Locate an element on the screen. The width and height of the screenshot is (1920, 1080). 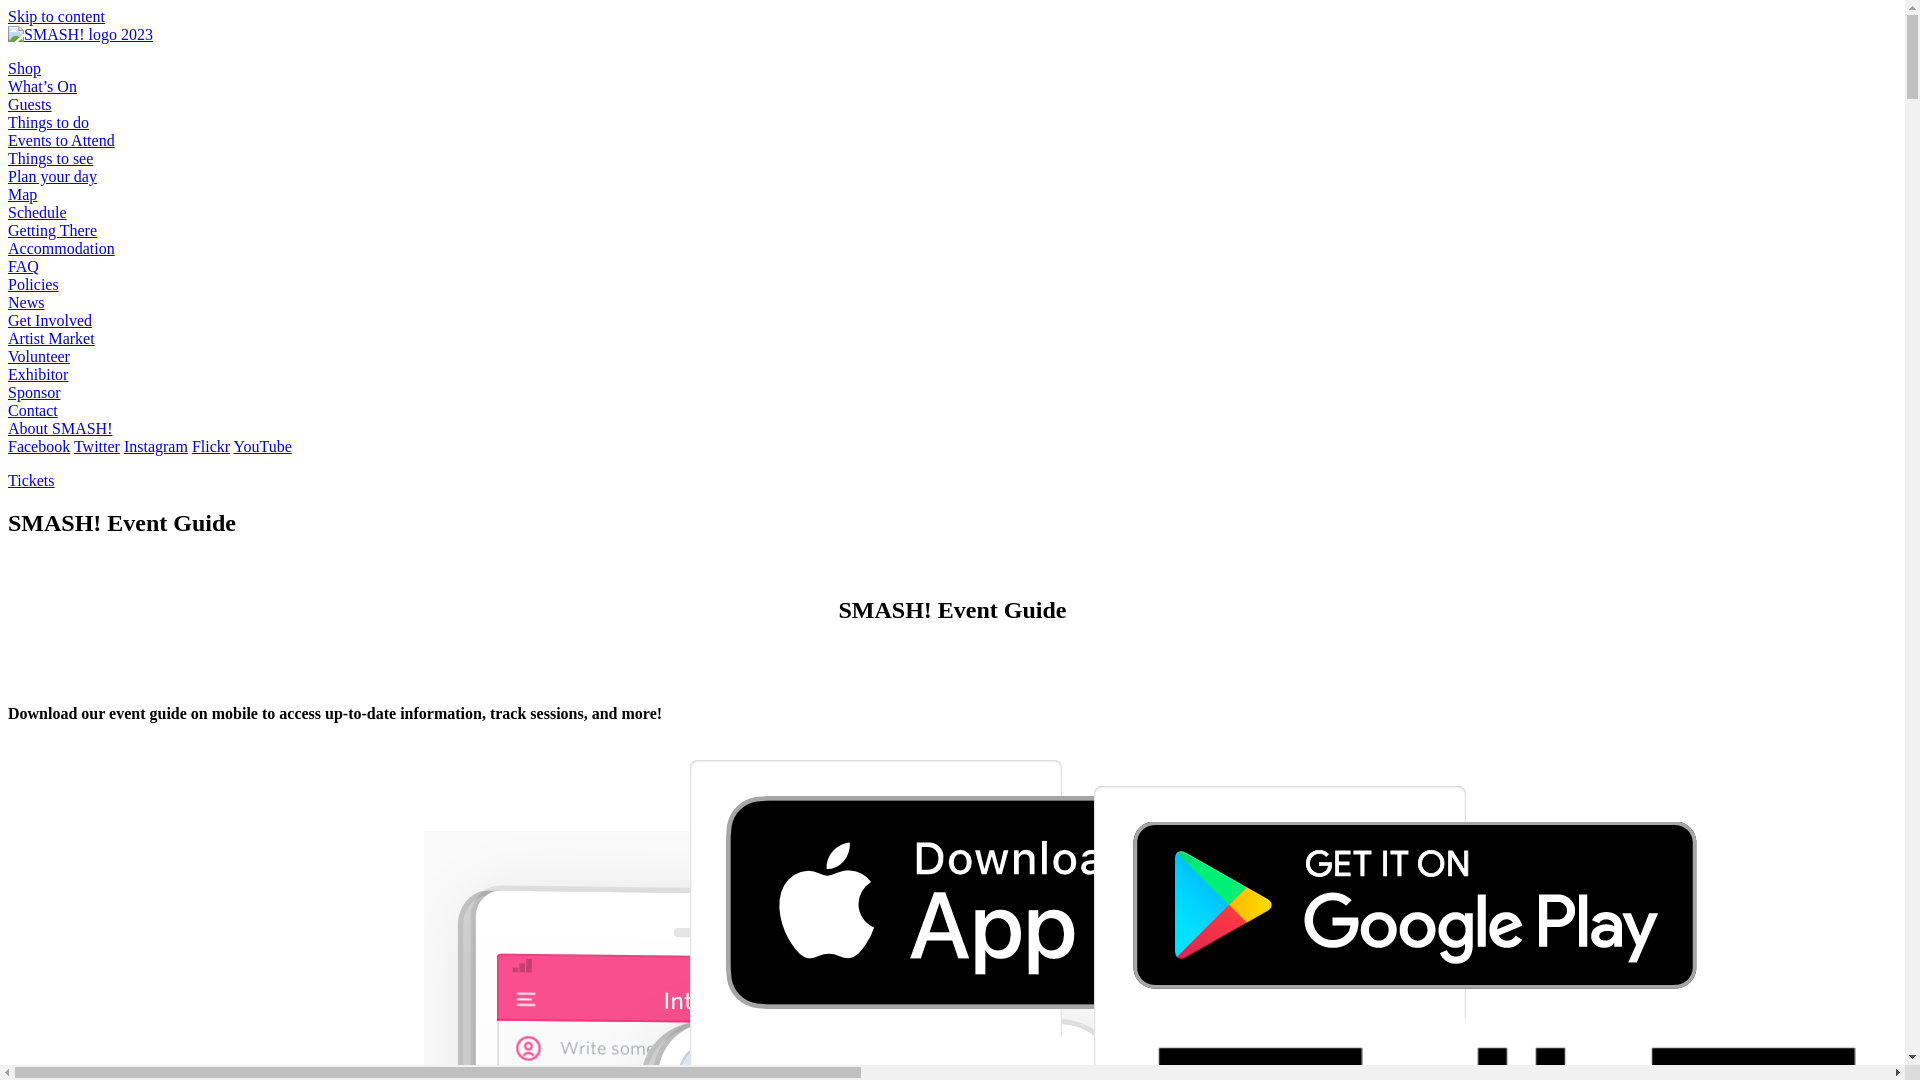
'Contact' is located at coordinates (33, 409).